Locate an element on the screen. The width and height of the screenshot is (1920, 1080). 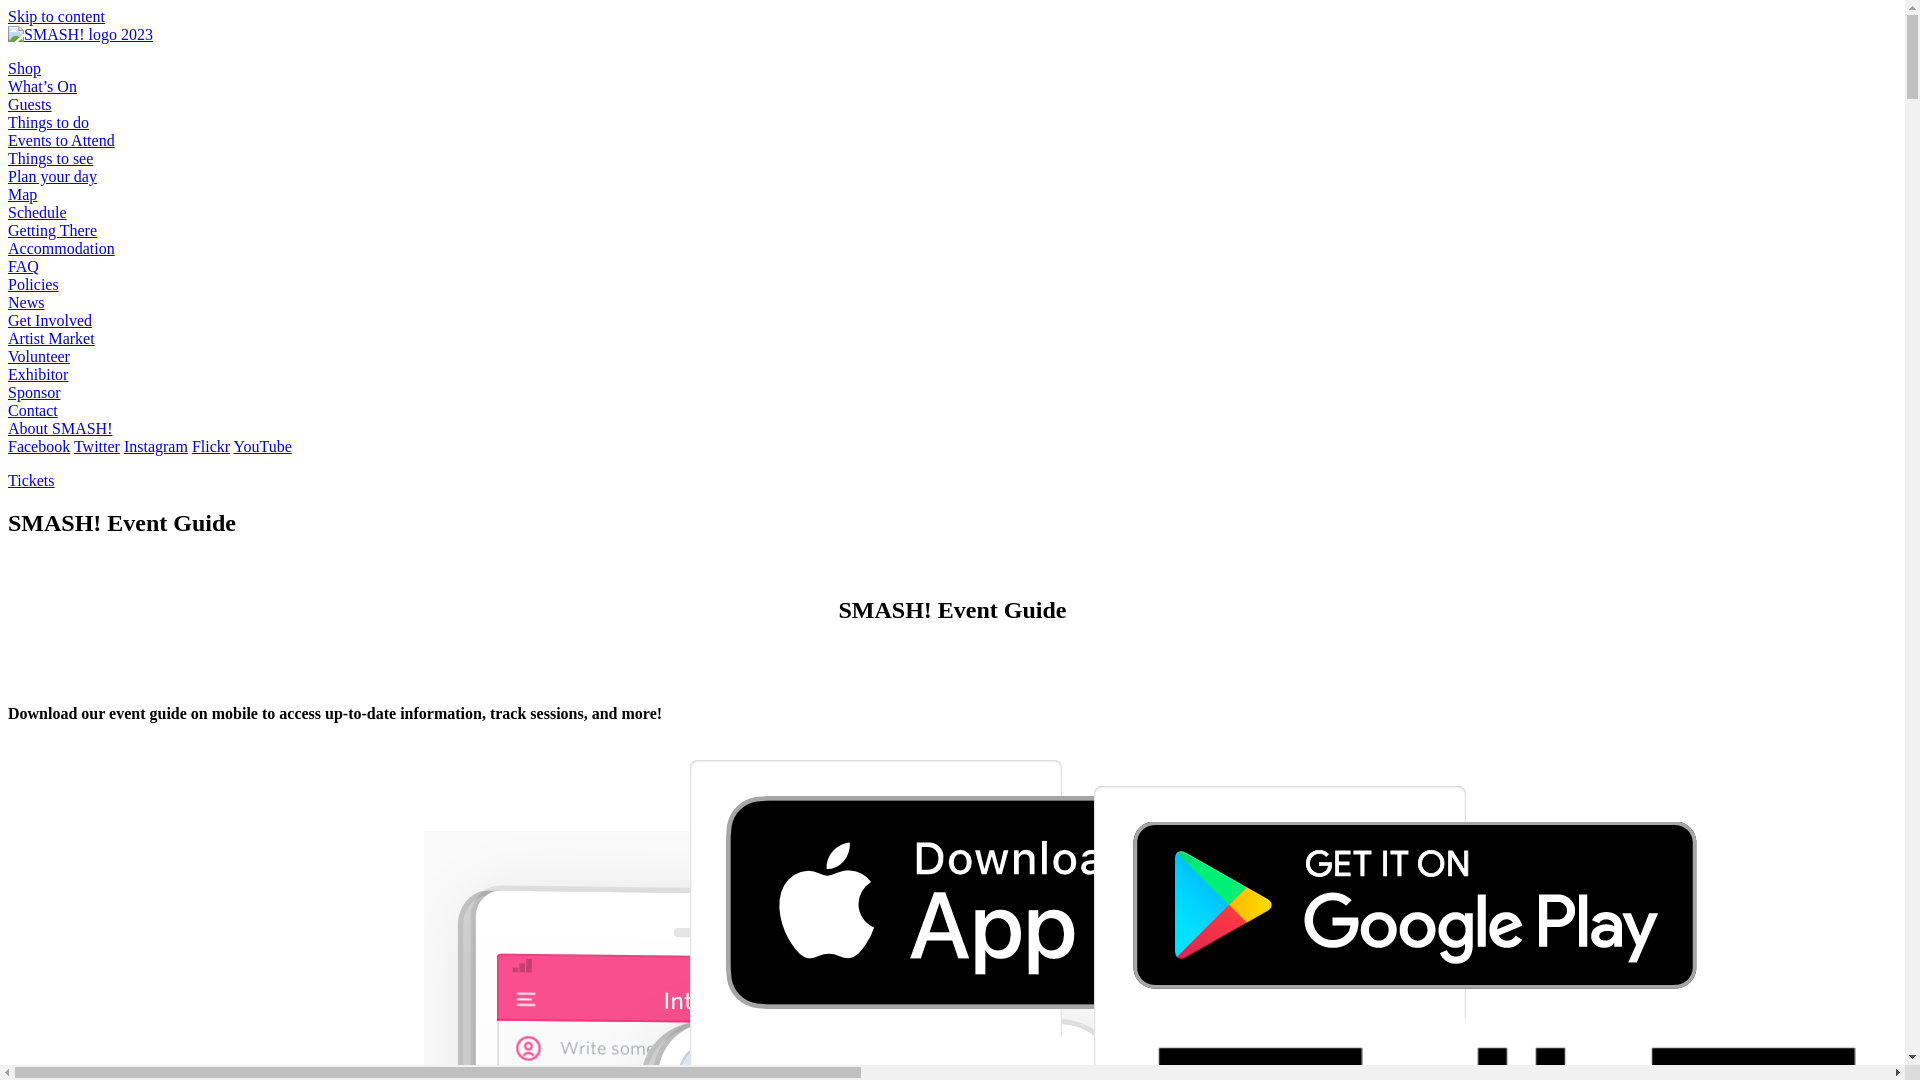
'Contact' is located at coordinates (33, 409).